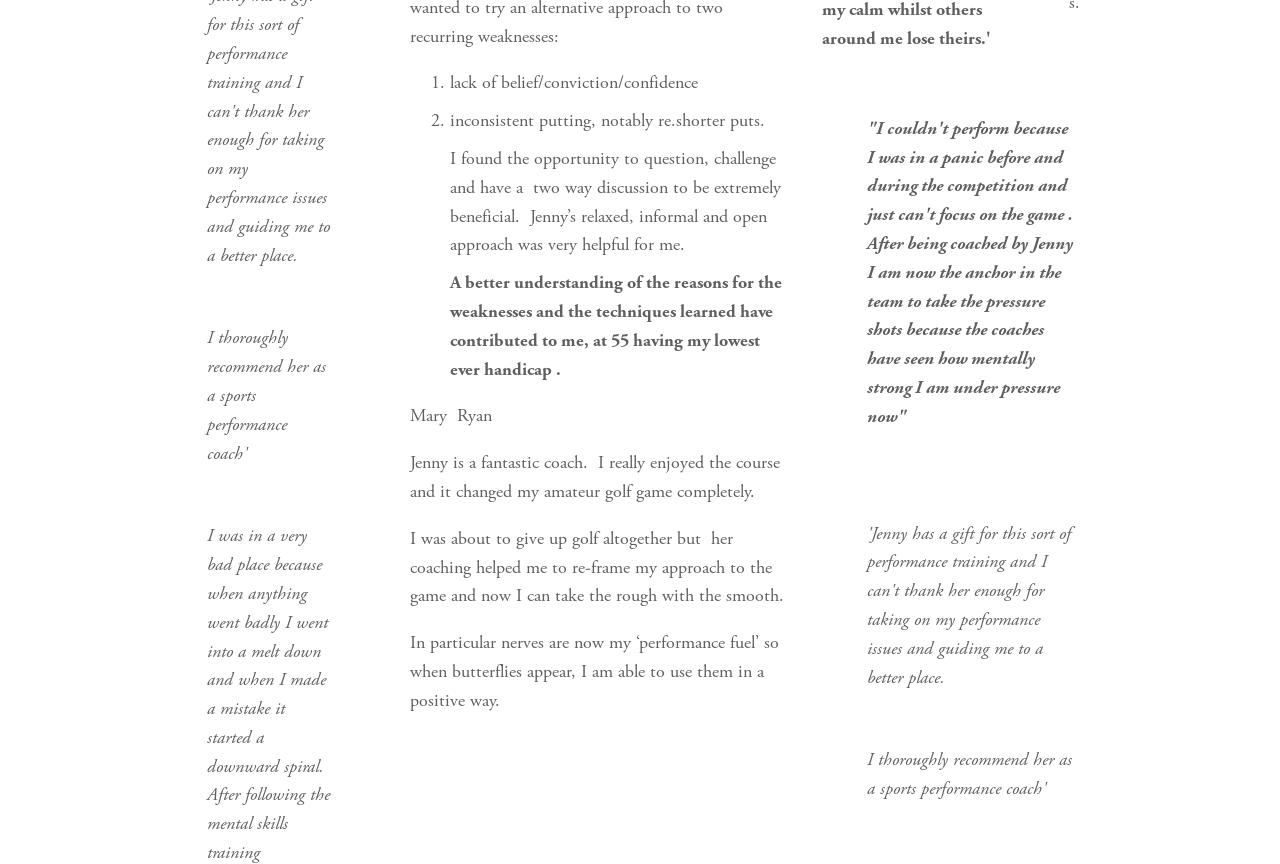 The width and height of the screenshot is (1280, 864). What do you see at coordinates (572, 82) in the screenshot?
I see `'lack of belief/conviction/confidence'` at bounding box center [572, 82].